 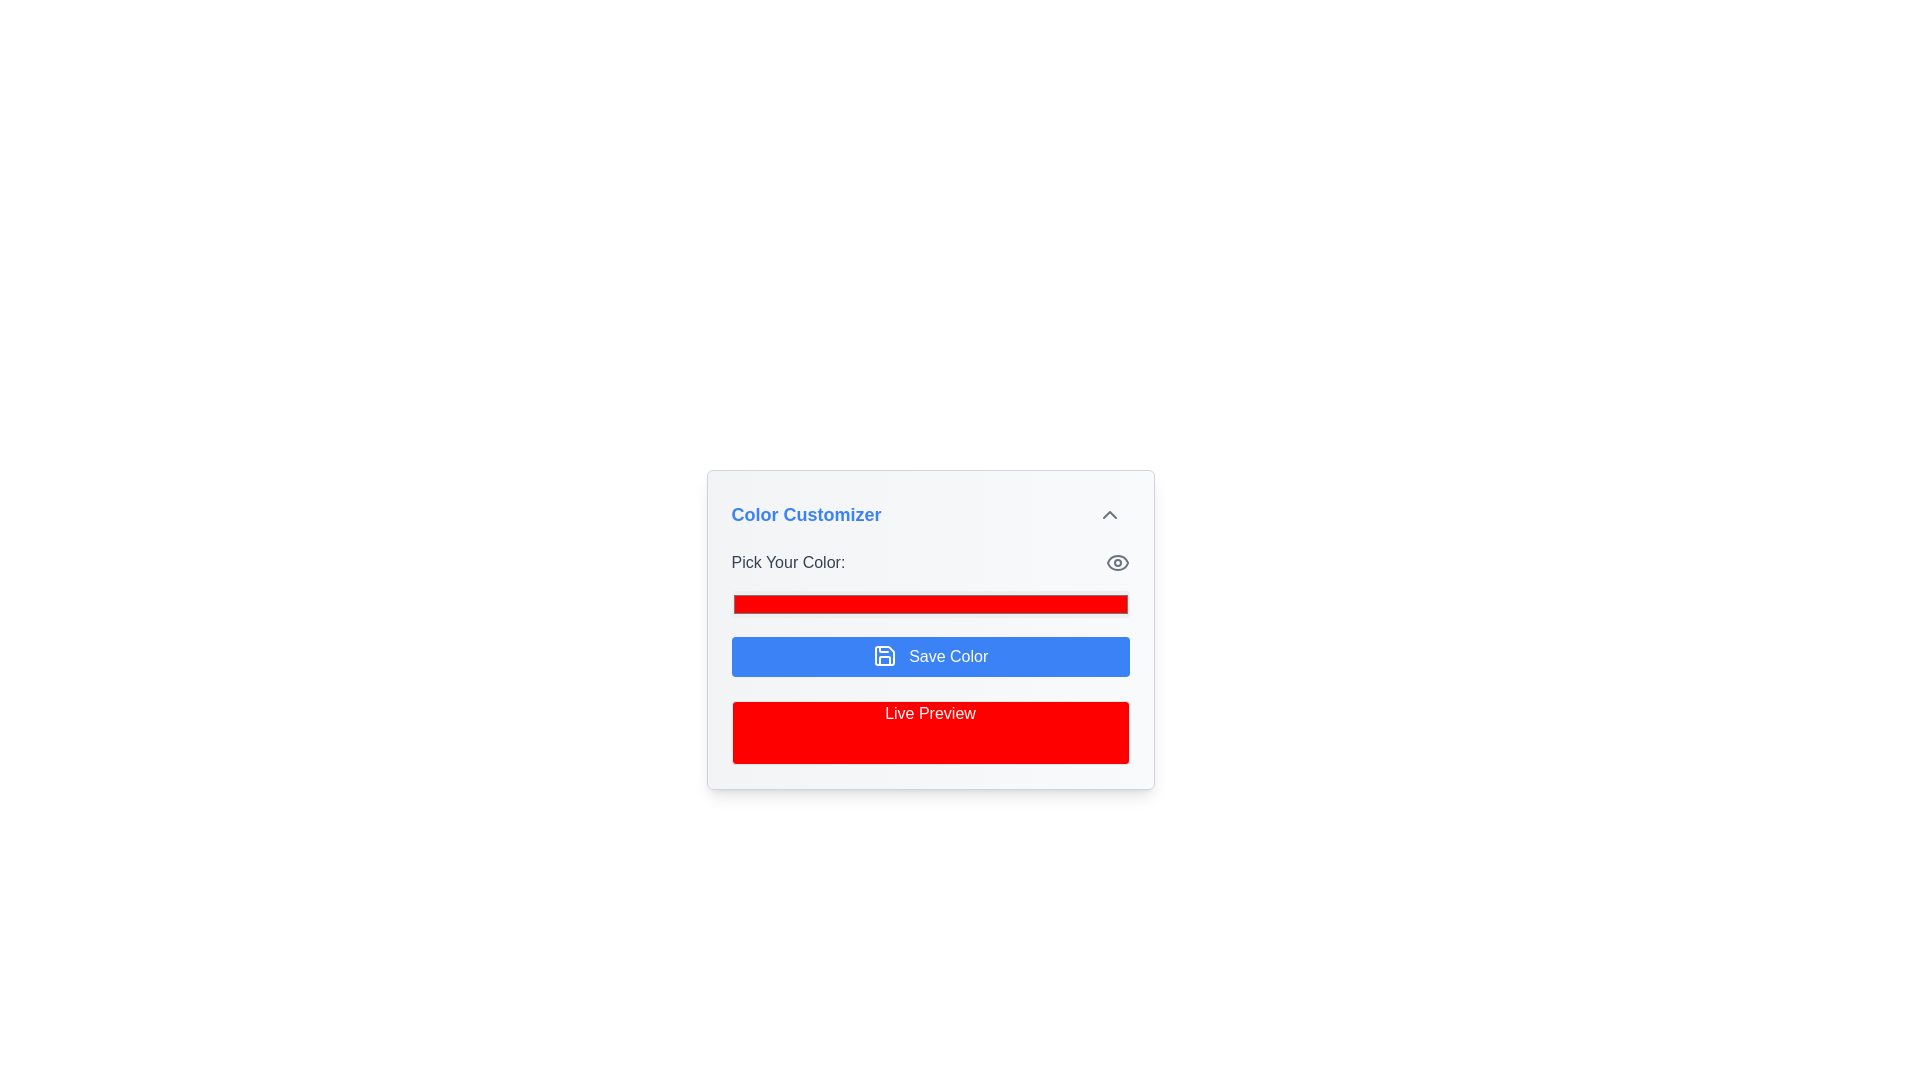 What do you see at coordinates (1116, 563) in the screenshot?
I see `the central circular element of the eye icon located in the top-right corner of the 'Pick Your Color' section` at bounding box center [1116, 563].